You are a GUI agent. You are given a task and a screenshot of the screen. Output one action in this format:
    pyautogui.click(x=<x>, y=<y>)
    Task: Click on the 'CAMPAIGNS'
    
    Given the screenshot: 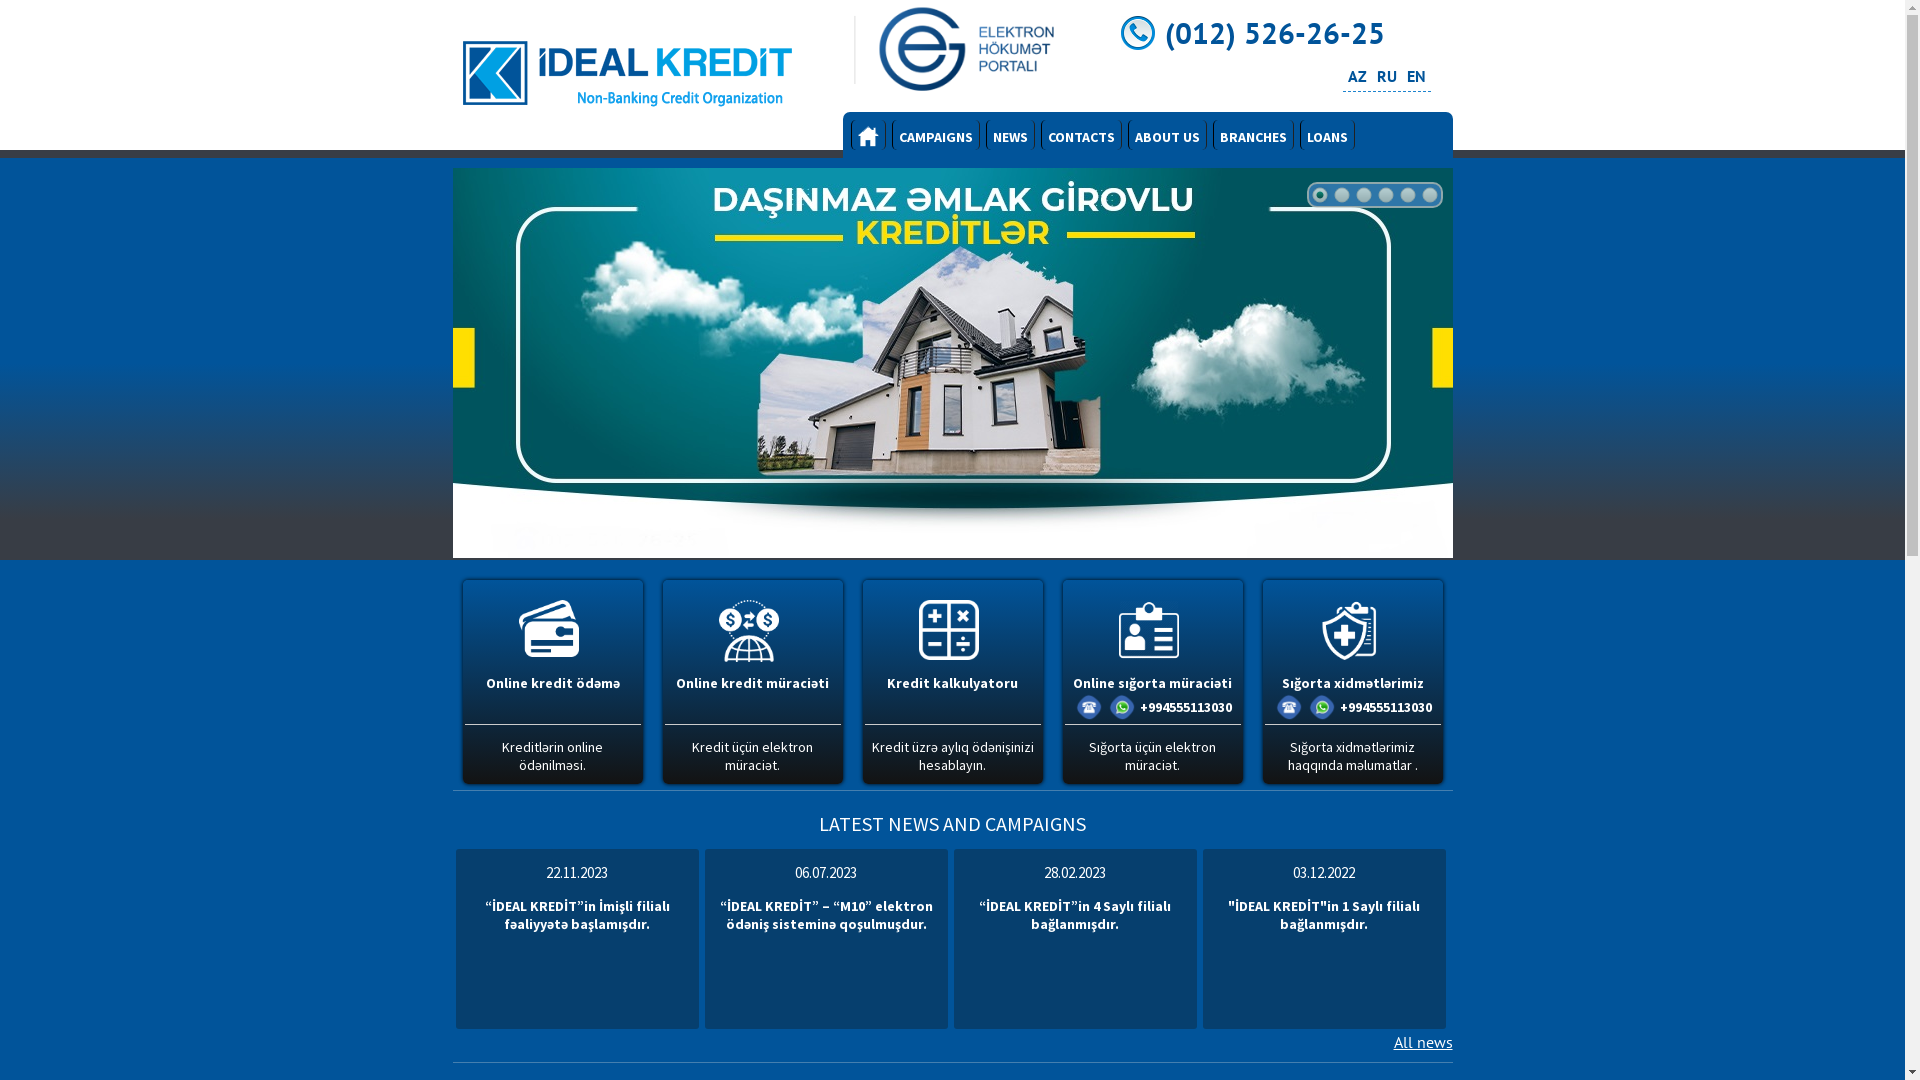 What is the action you would take?
    pyautogui.click(x=935, y=135)
    